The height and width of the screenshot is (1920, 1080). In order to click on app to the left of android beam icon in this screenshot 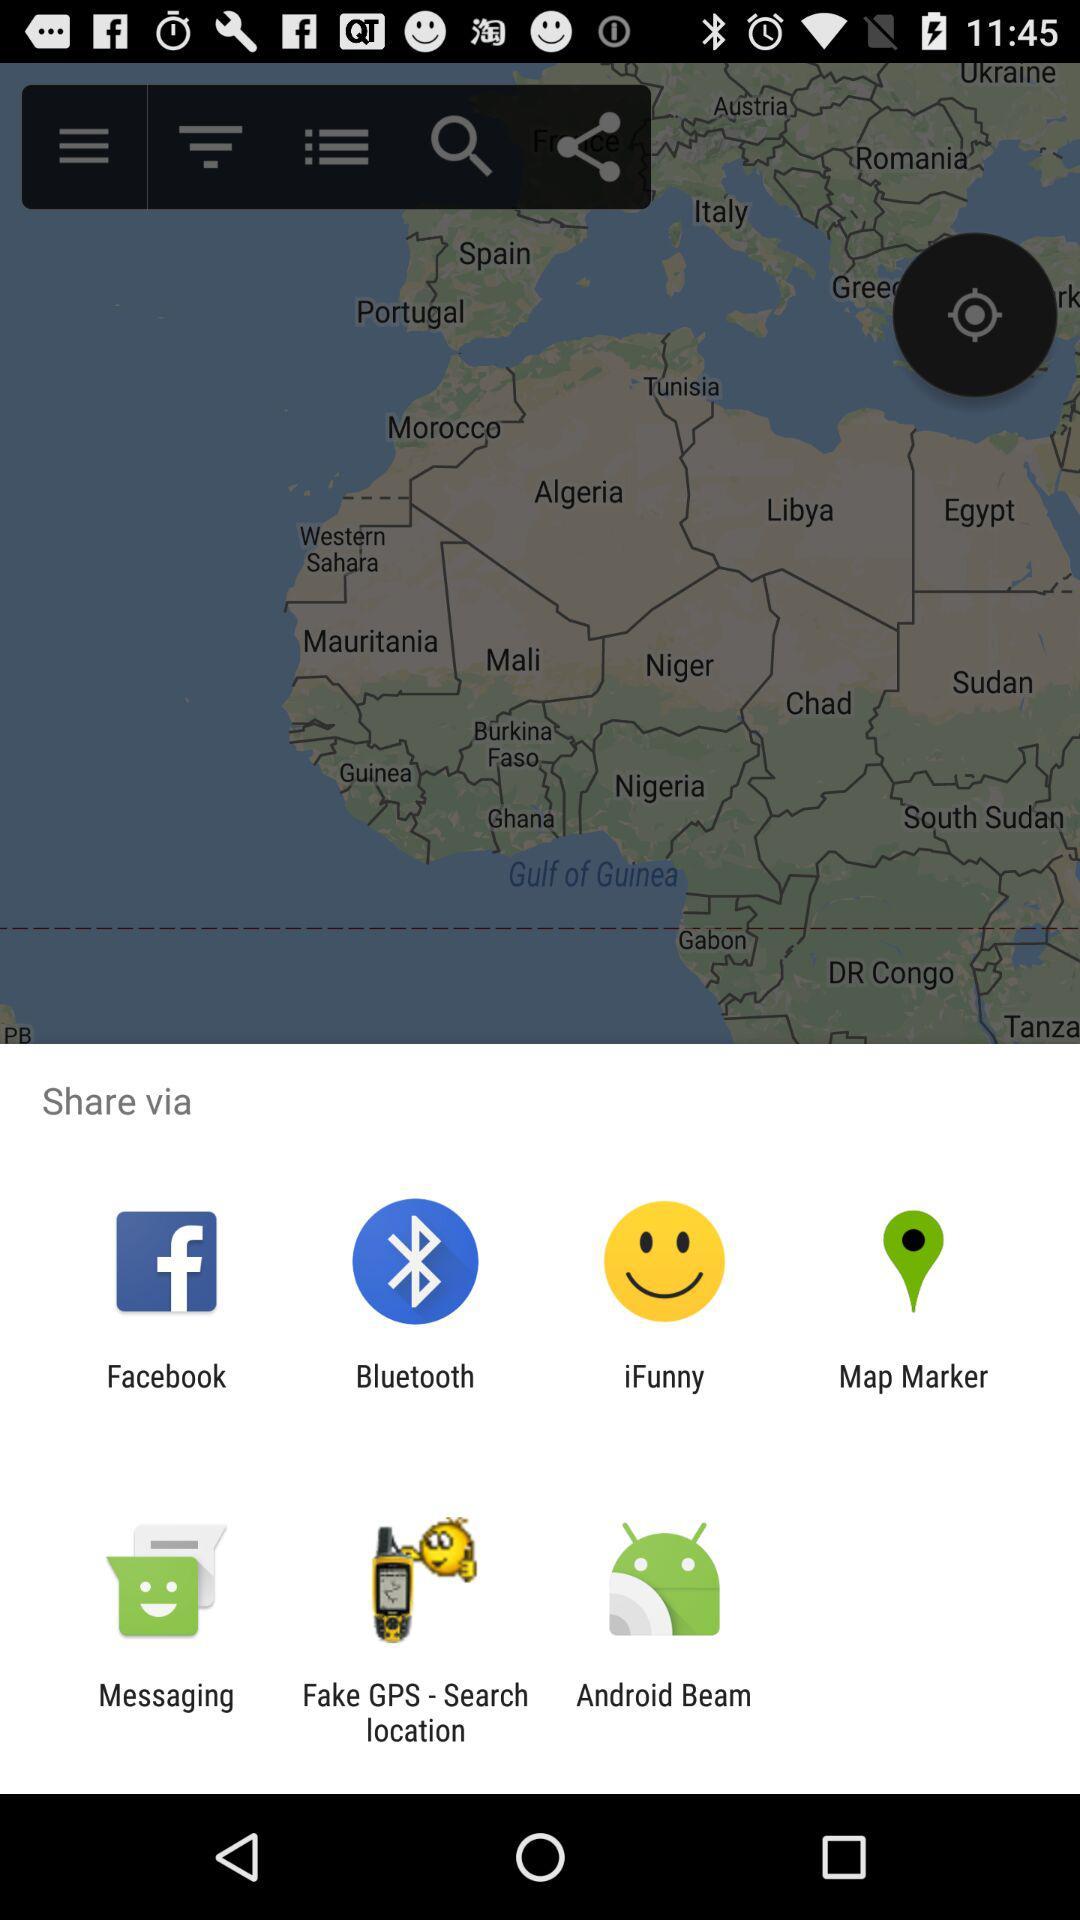, I will do `click(414, 1711)`.